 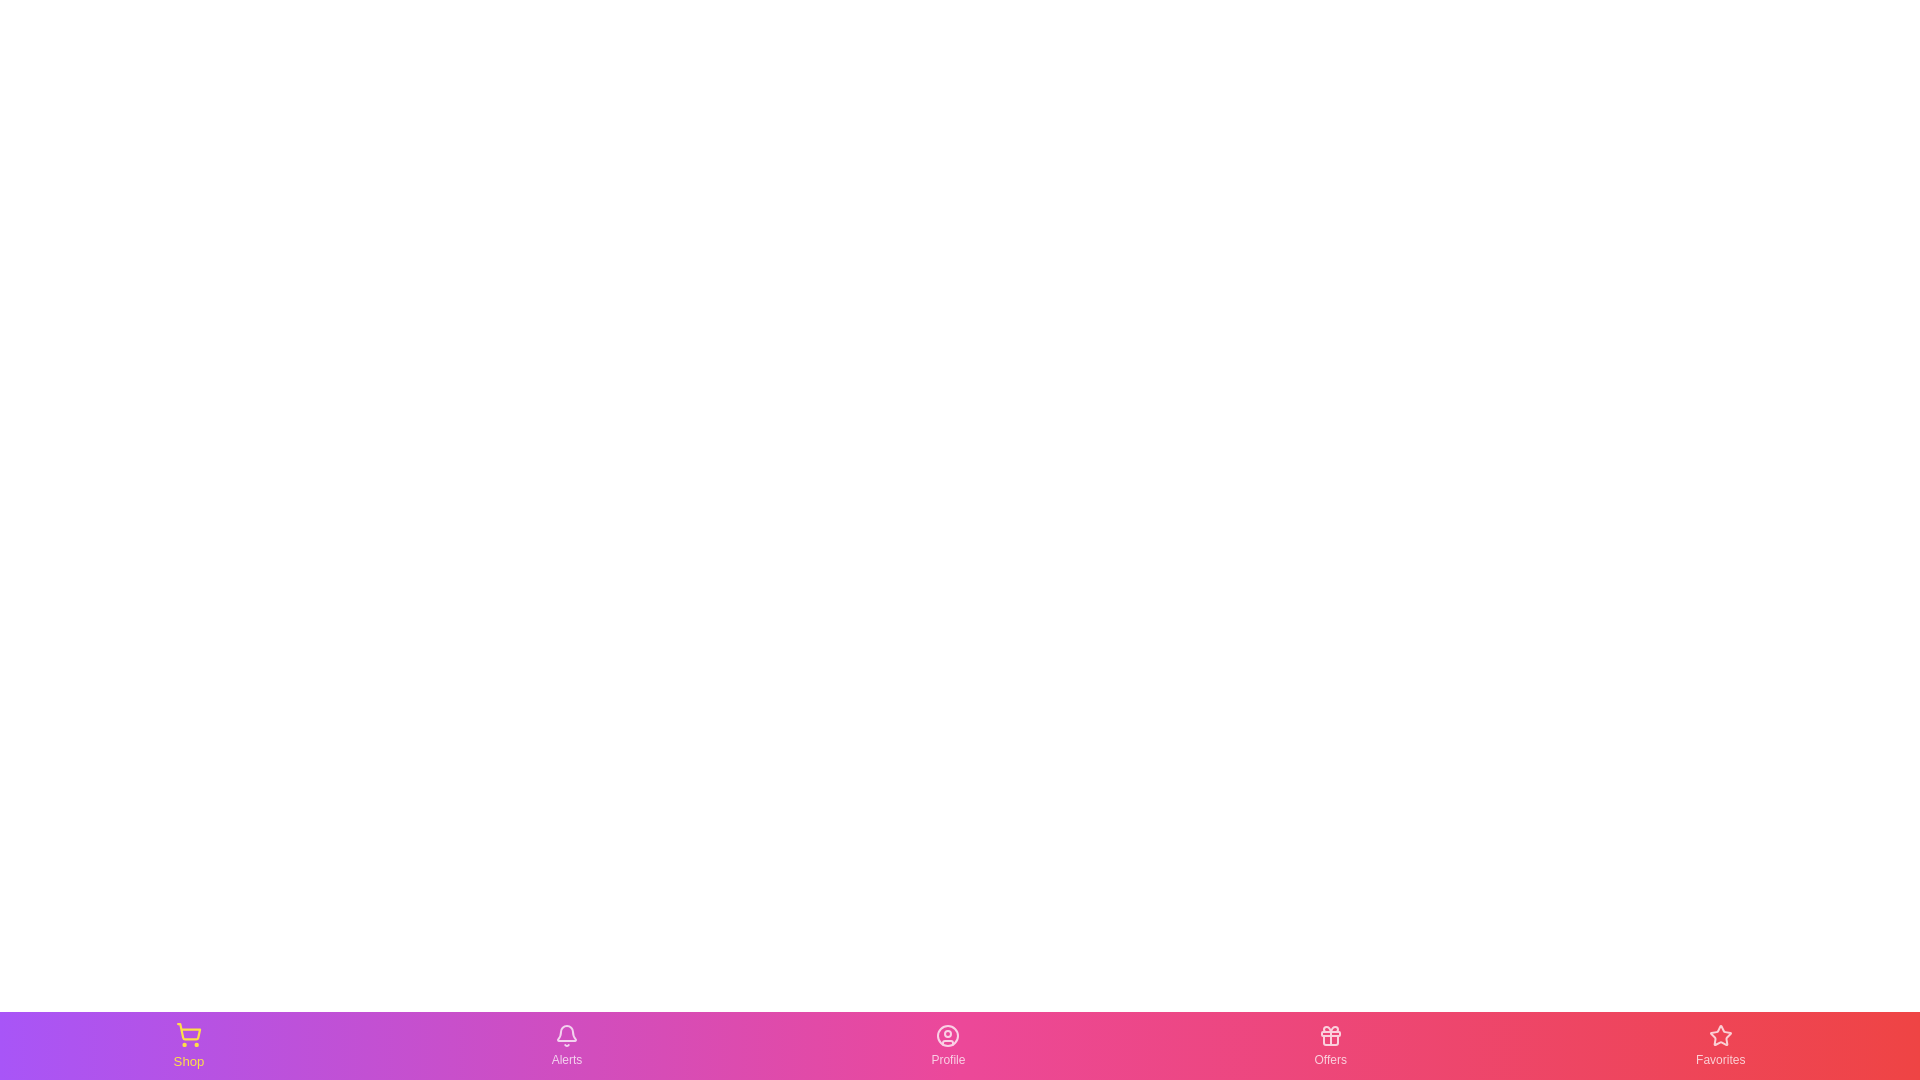 I want to click on the Profile icon in the navigation bar, so click(x=947, y=1044).